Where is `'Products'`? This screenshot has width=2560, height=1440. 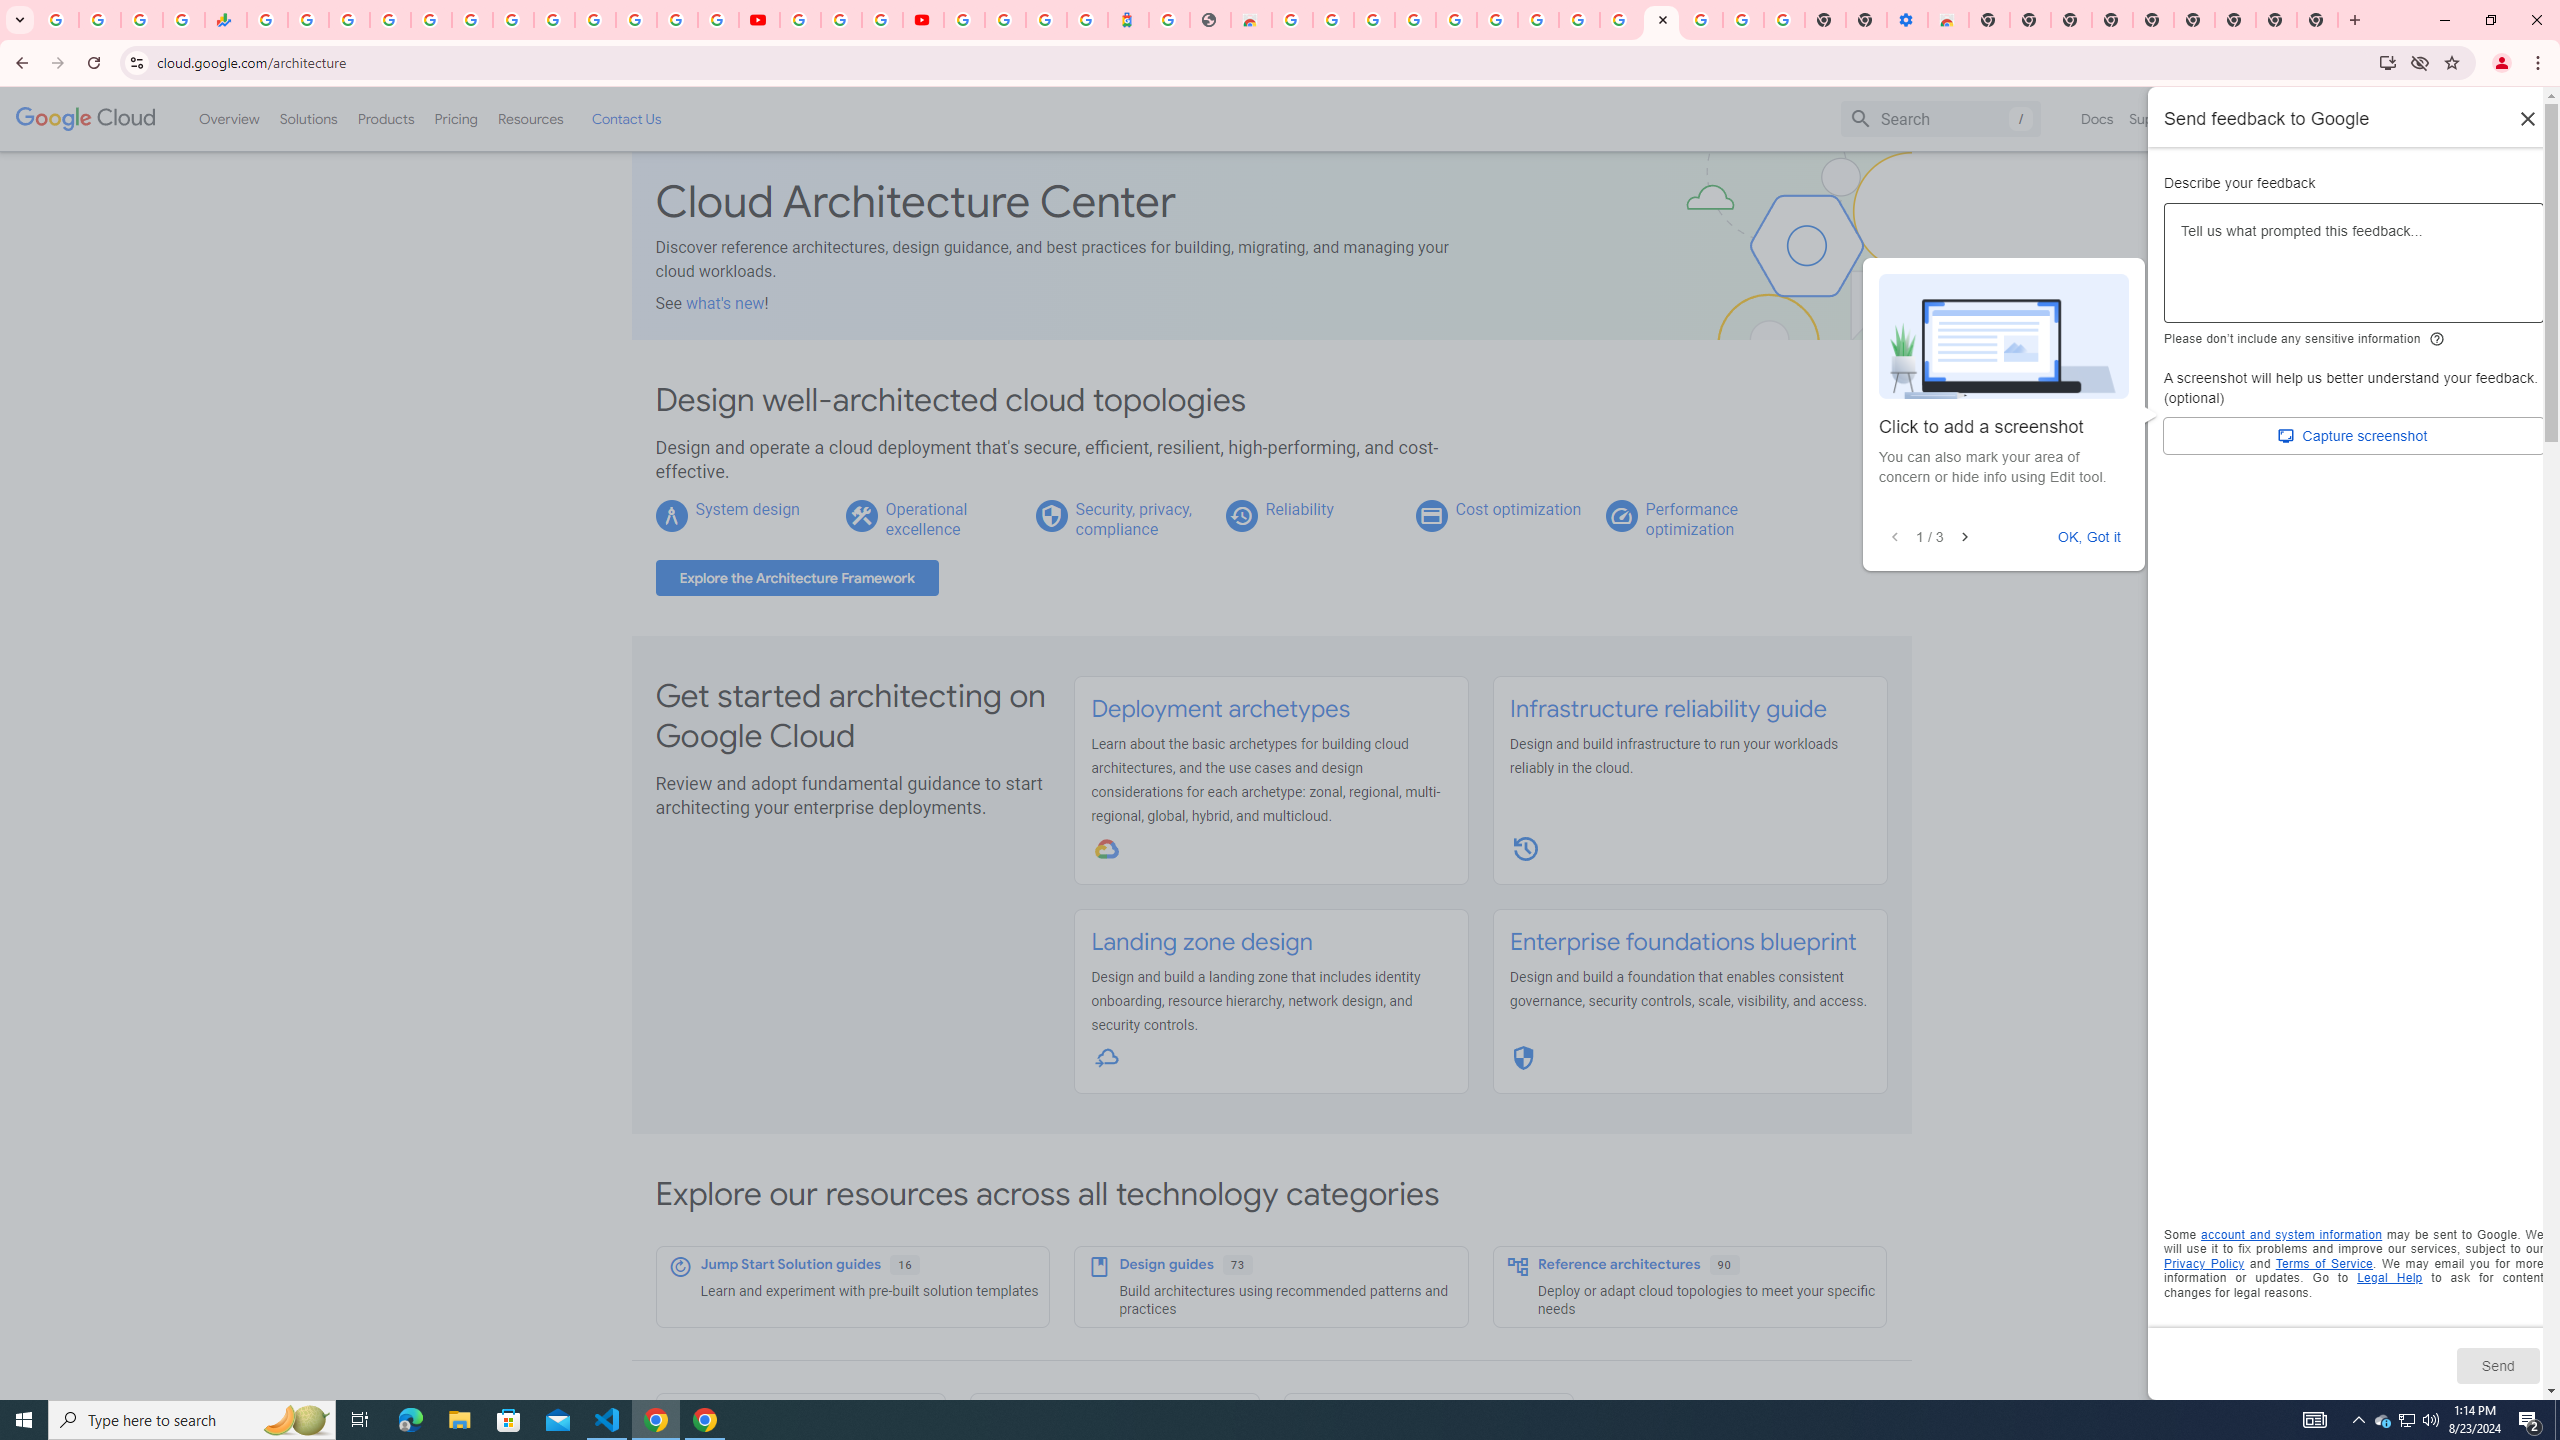
'Products' is located at coordinates (384, 118).